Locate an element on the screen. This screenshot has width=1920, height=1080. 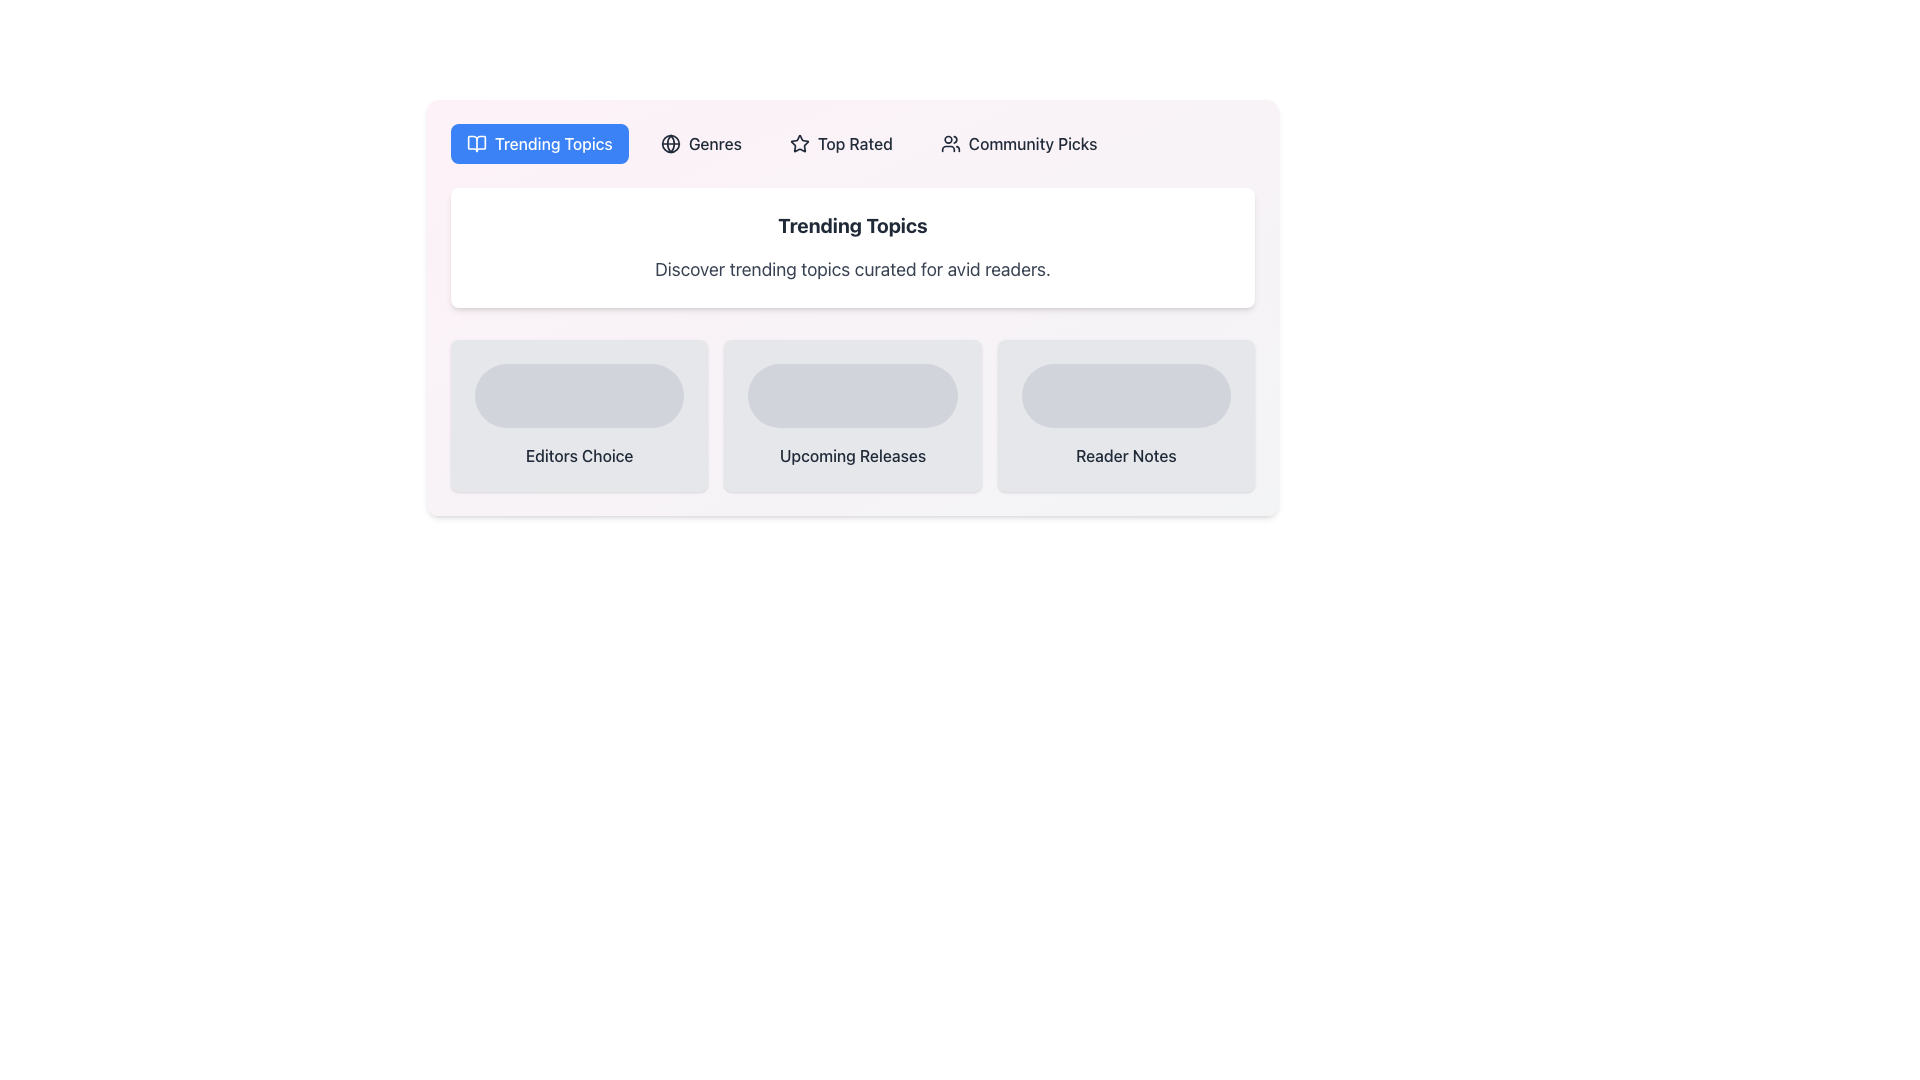
the 'Trending Topics' text label, which is a prominent section heading displayed in bold and dark gray font, located centrally within the UI above descriptive text is located at coordinates (853, 225).